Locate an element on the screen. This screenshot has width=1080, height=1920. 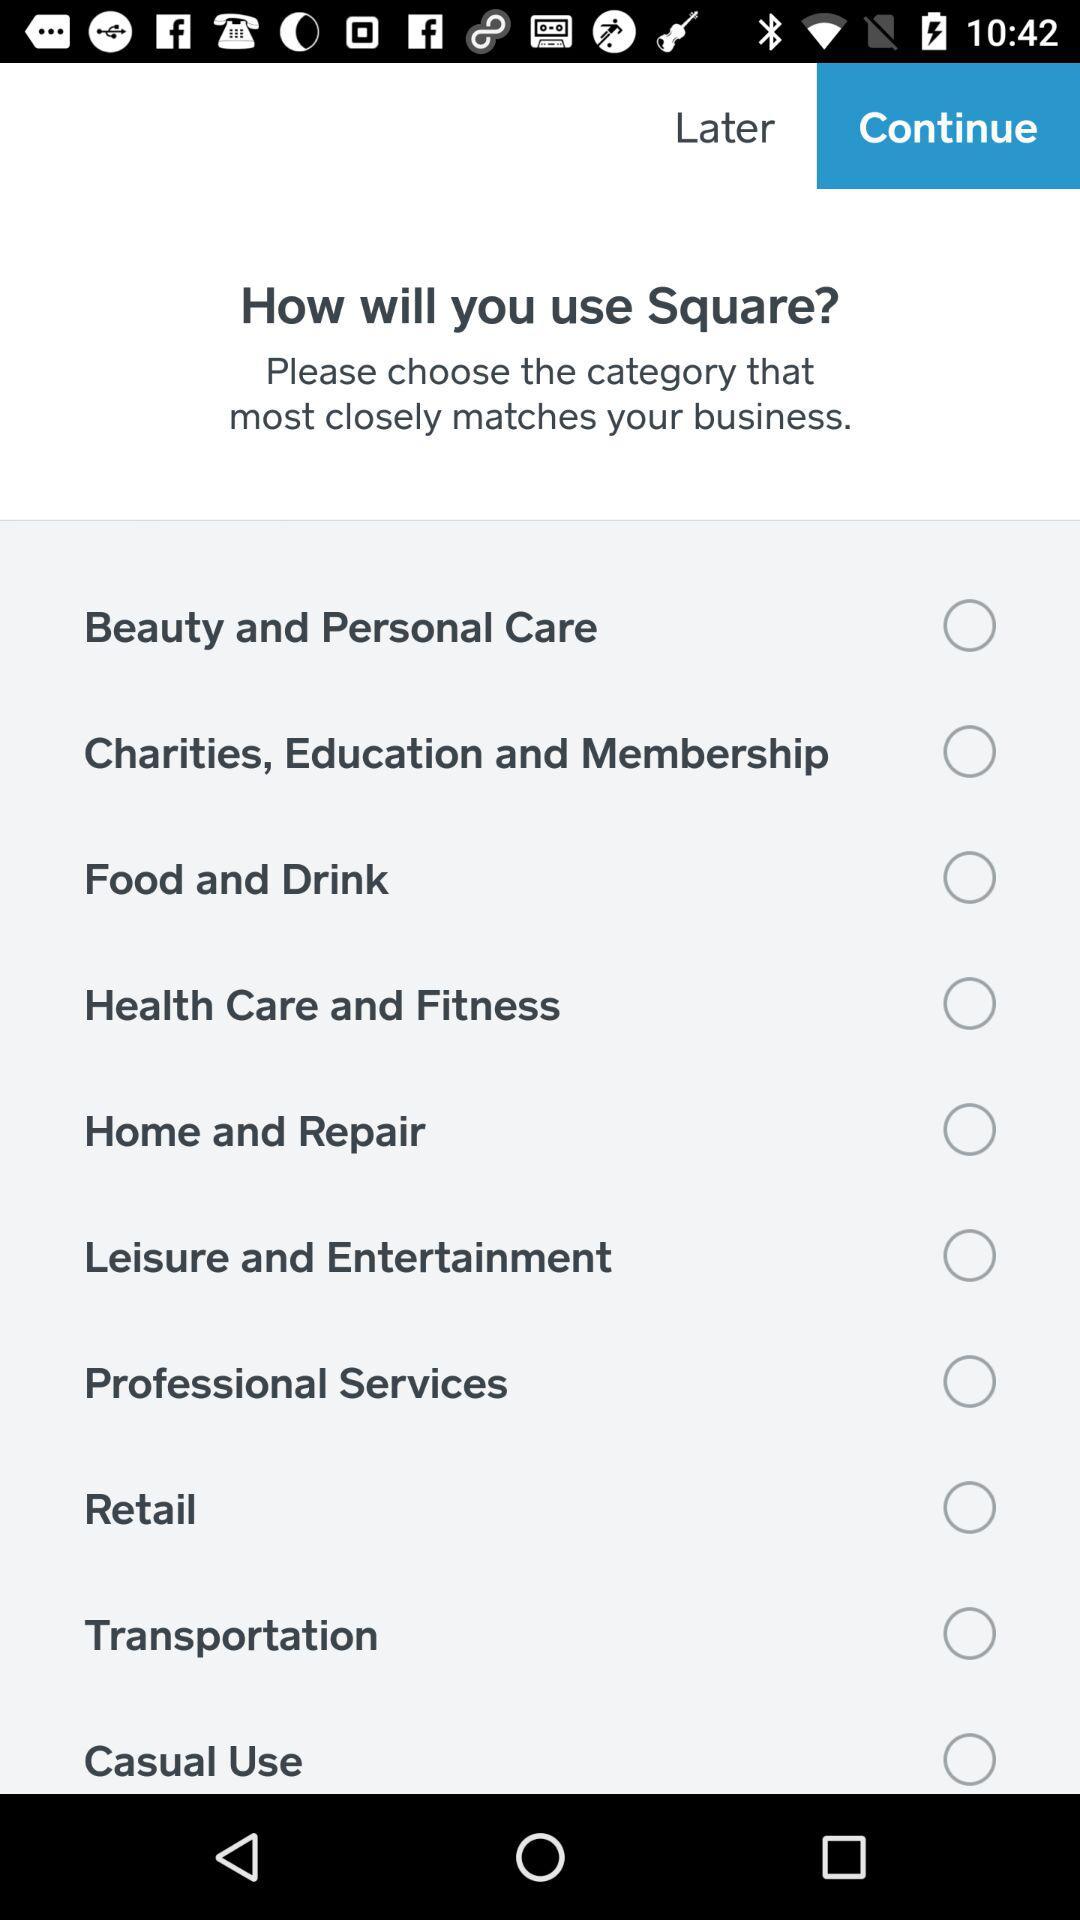
the later is located at coordinates (724, 124).